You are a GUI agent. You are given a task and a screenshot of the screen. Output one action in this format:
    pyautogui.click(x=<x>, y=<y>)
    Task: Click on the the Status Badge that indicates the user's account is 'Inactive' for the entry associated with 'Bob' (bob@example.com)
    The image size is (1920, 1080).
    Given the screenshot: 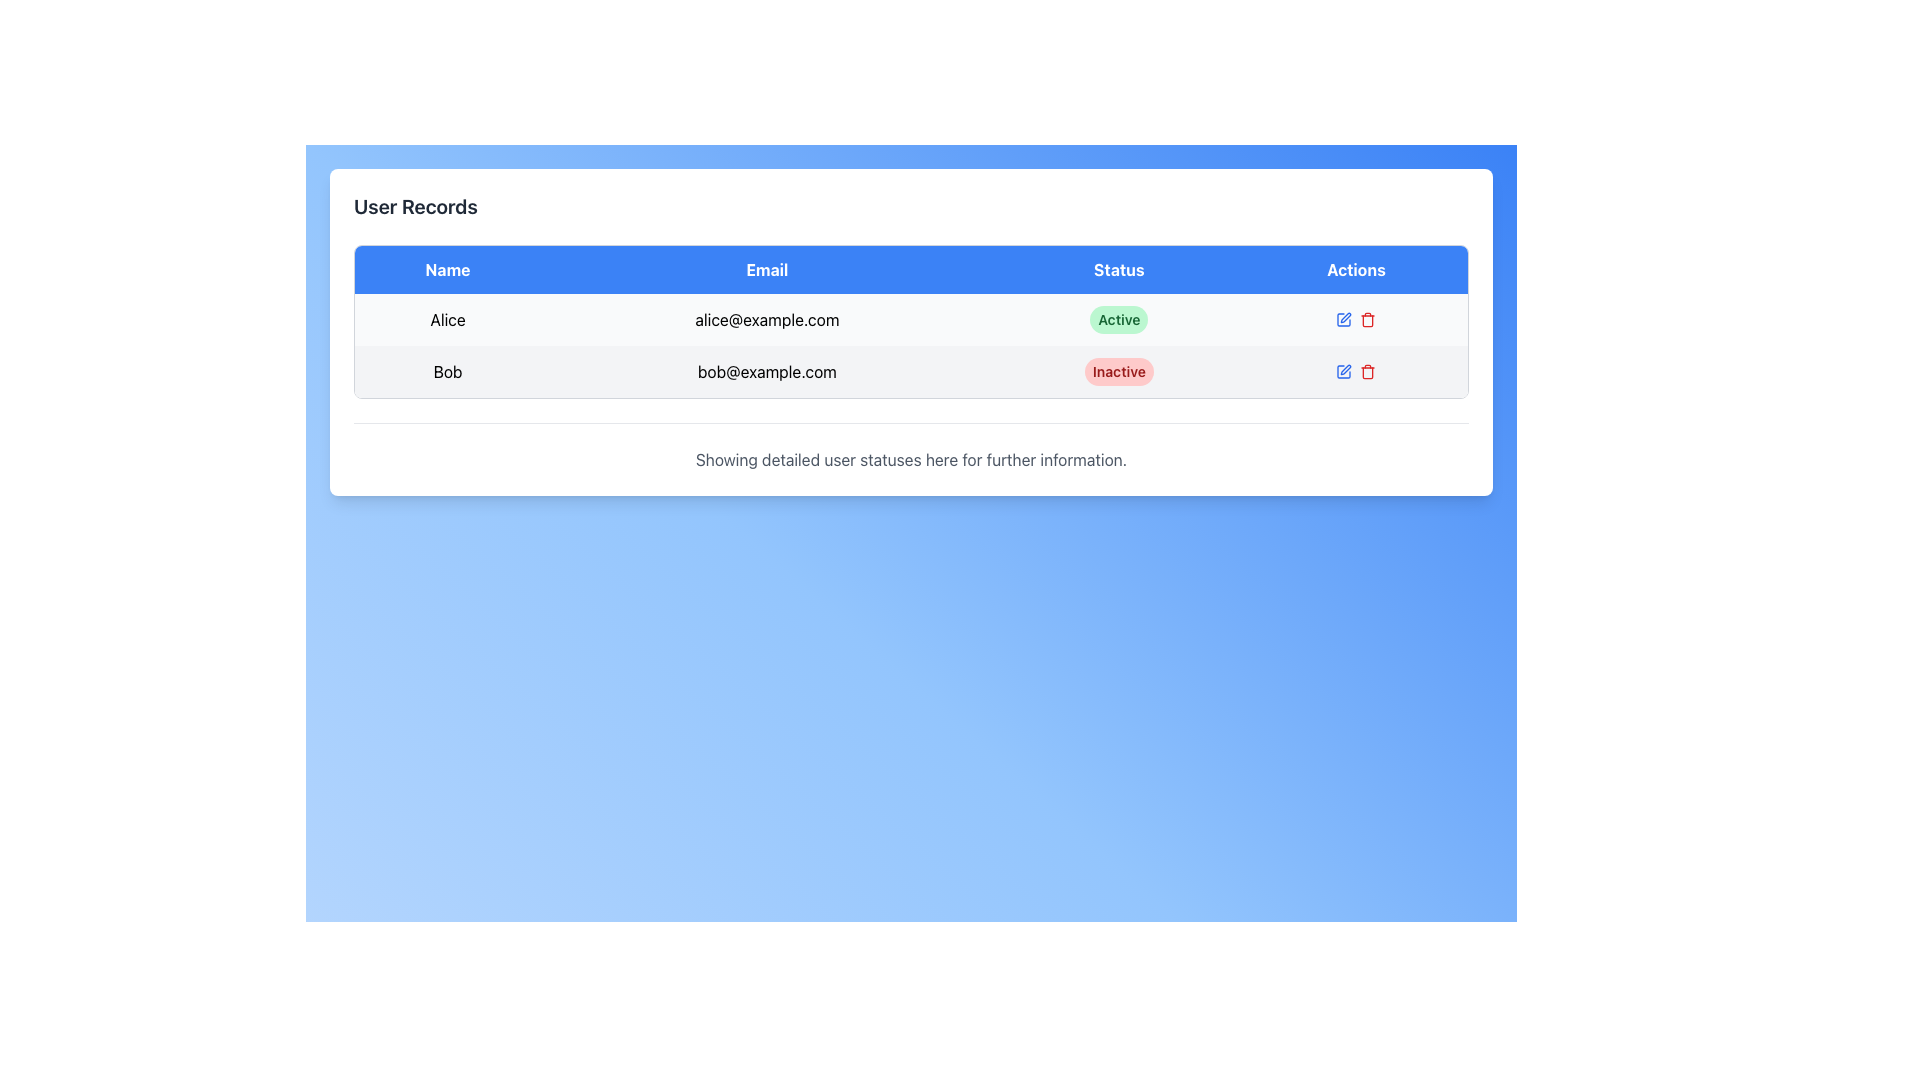 What is the action you would take?
    pyautogui.click(x=1118, y=371)
    